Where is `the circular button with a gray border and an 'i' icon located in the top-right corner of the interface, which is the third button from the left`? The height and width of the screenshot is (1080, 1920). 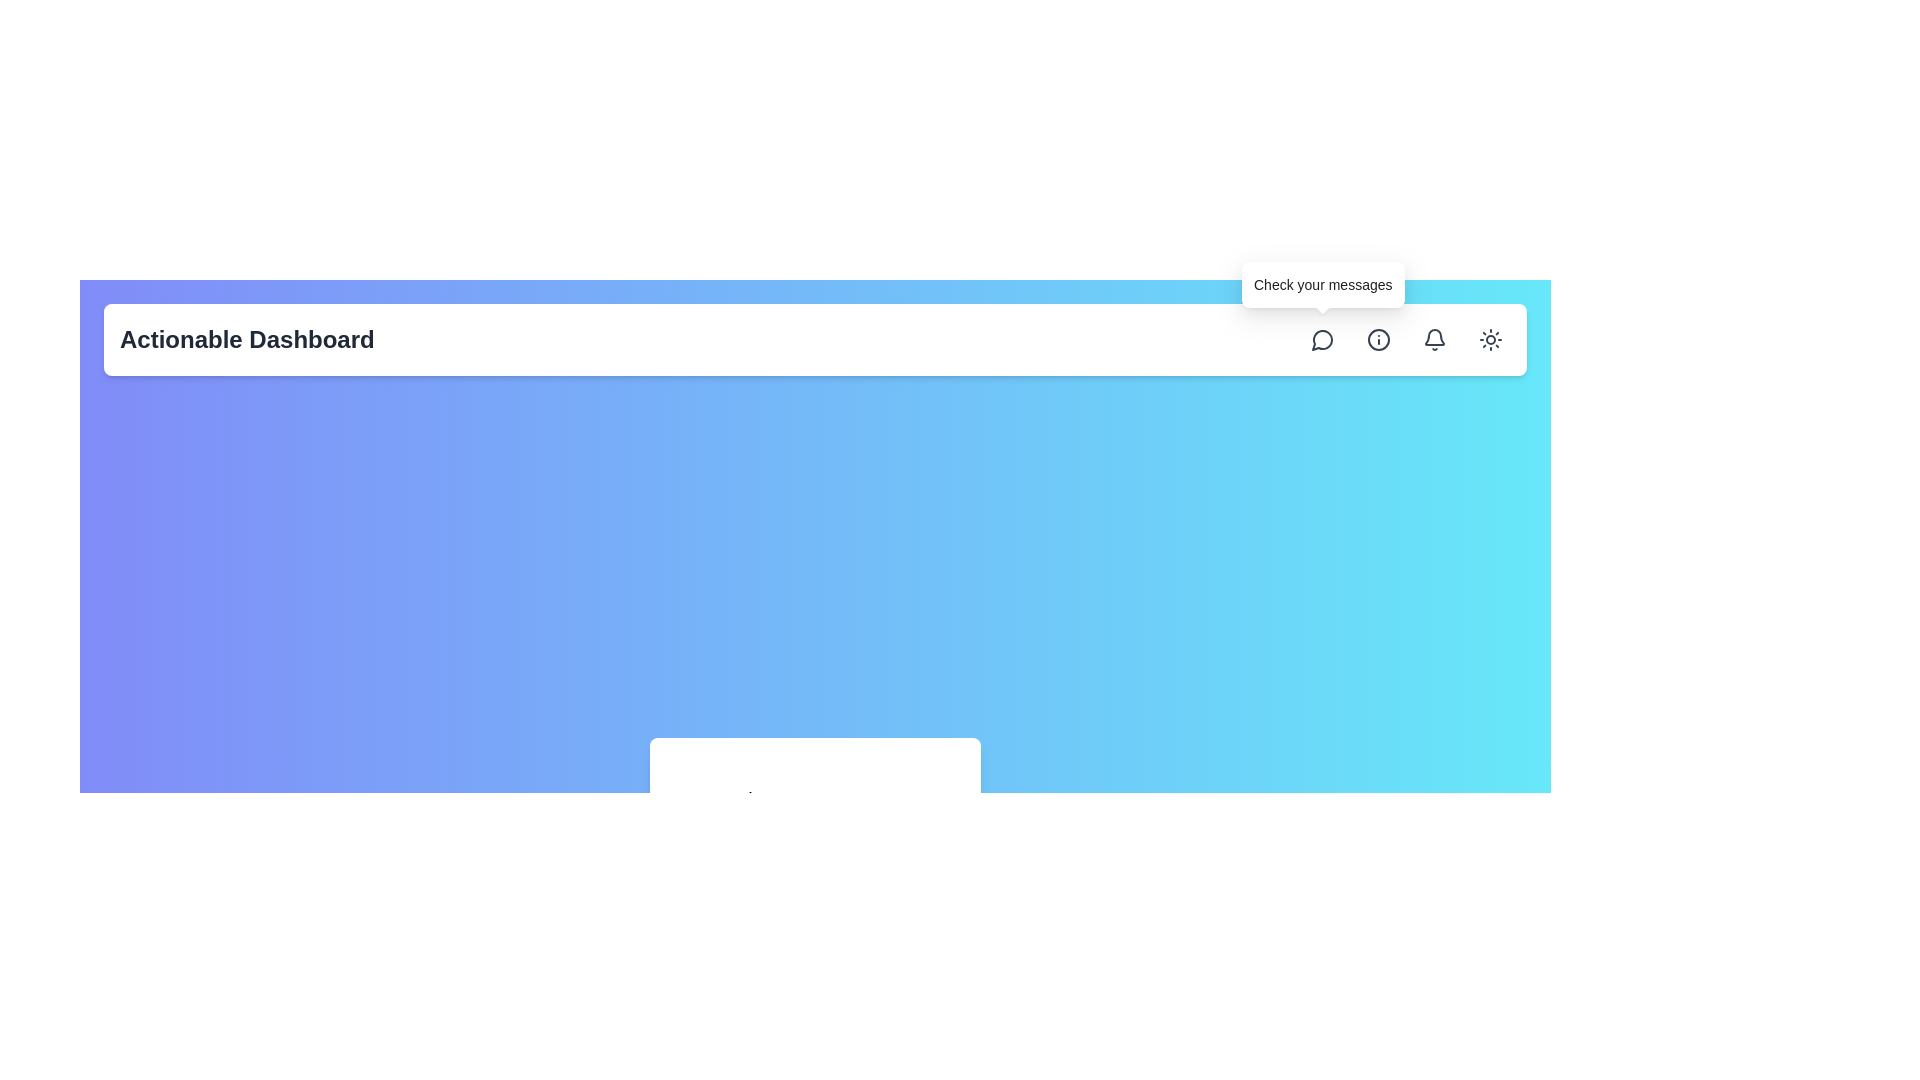 the circular button with a gray border and an 'i' icon located in the top-right corner of the interface, which is the third button from the left is located at coordinates (1377, 338).